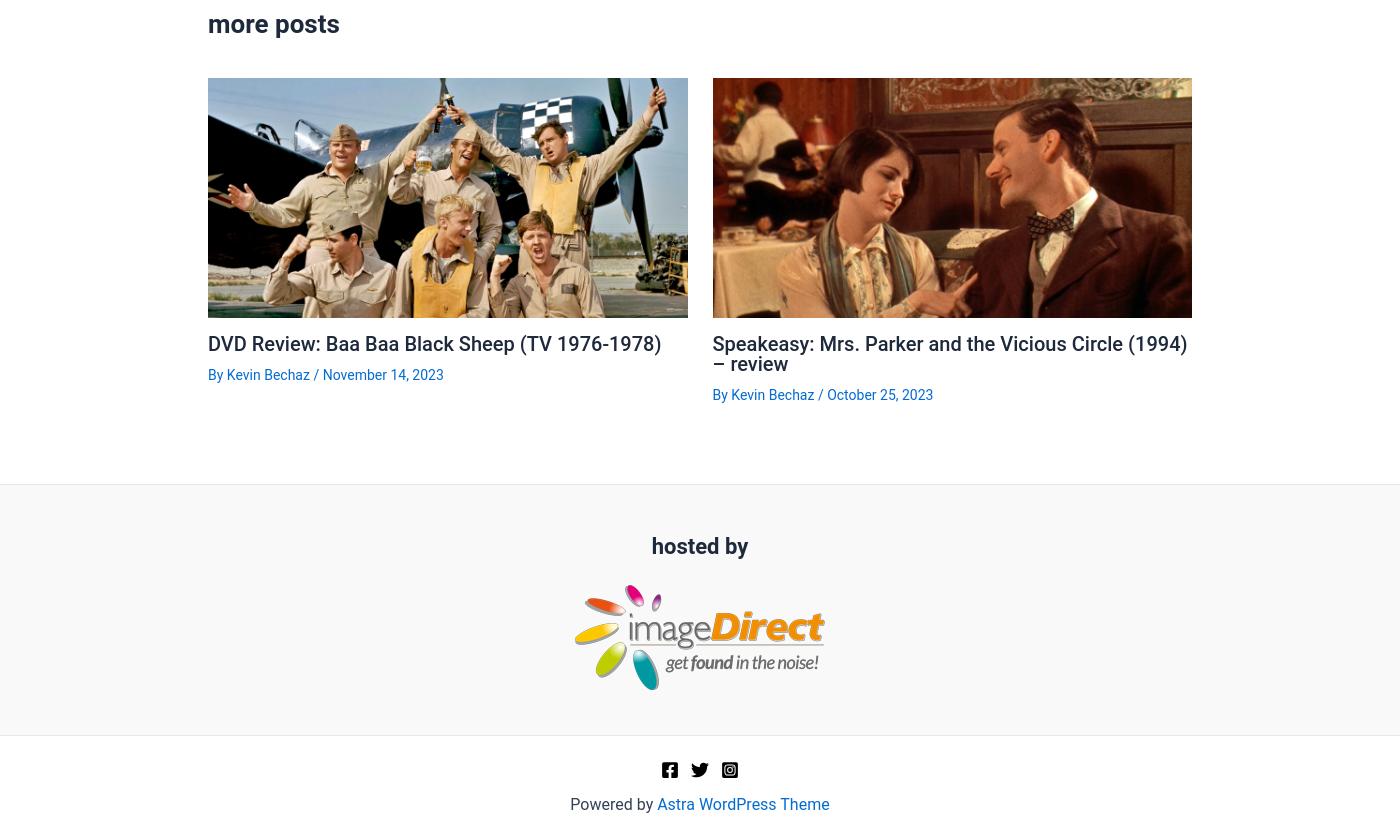  I want to click on 'November 14, 2023', so click(382, 373).